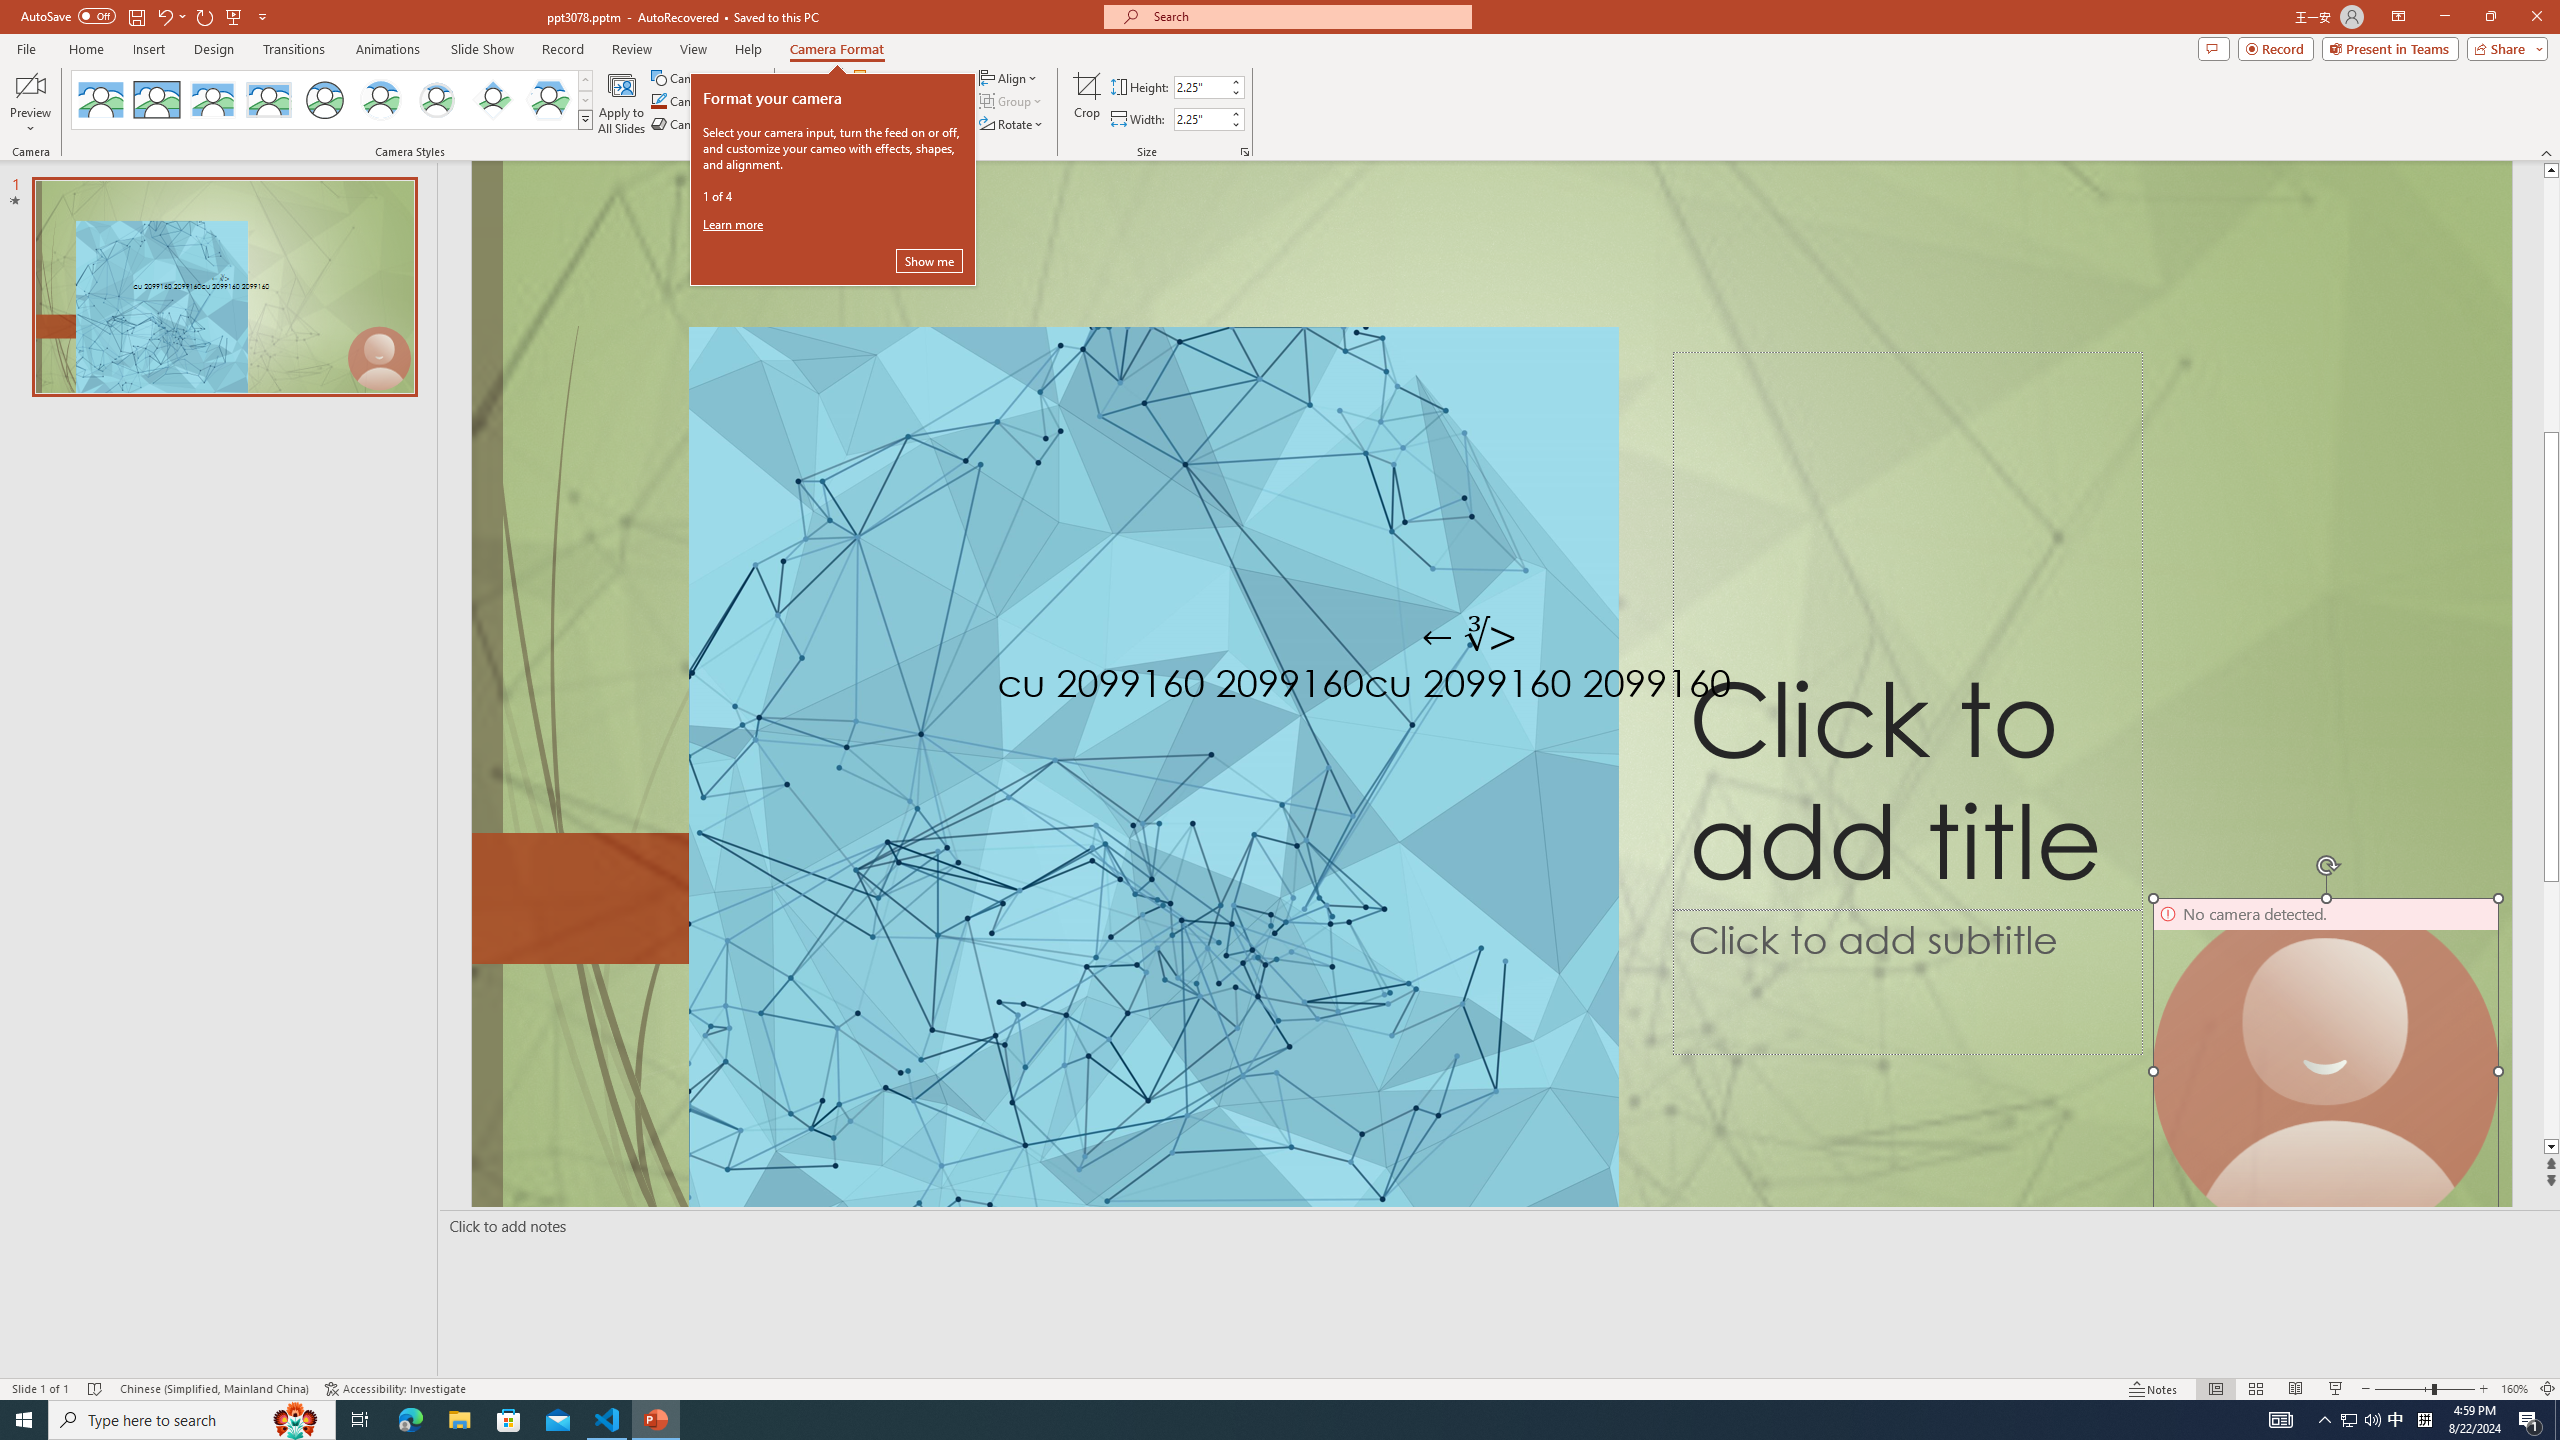 The width and height of the screenshot is (2560, 1440). Describe the element at coordinates (1199, 87) in the screenshot. I see `'Cameo Height'` at that location.